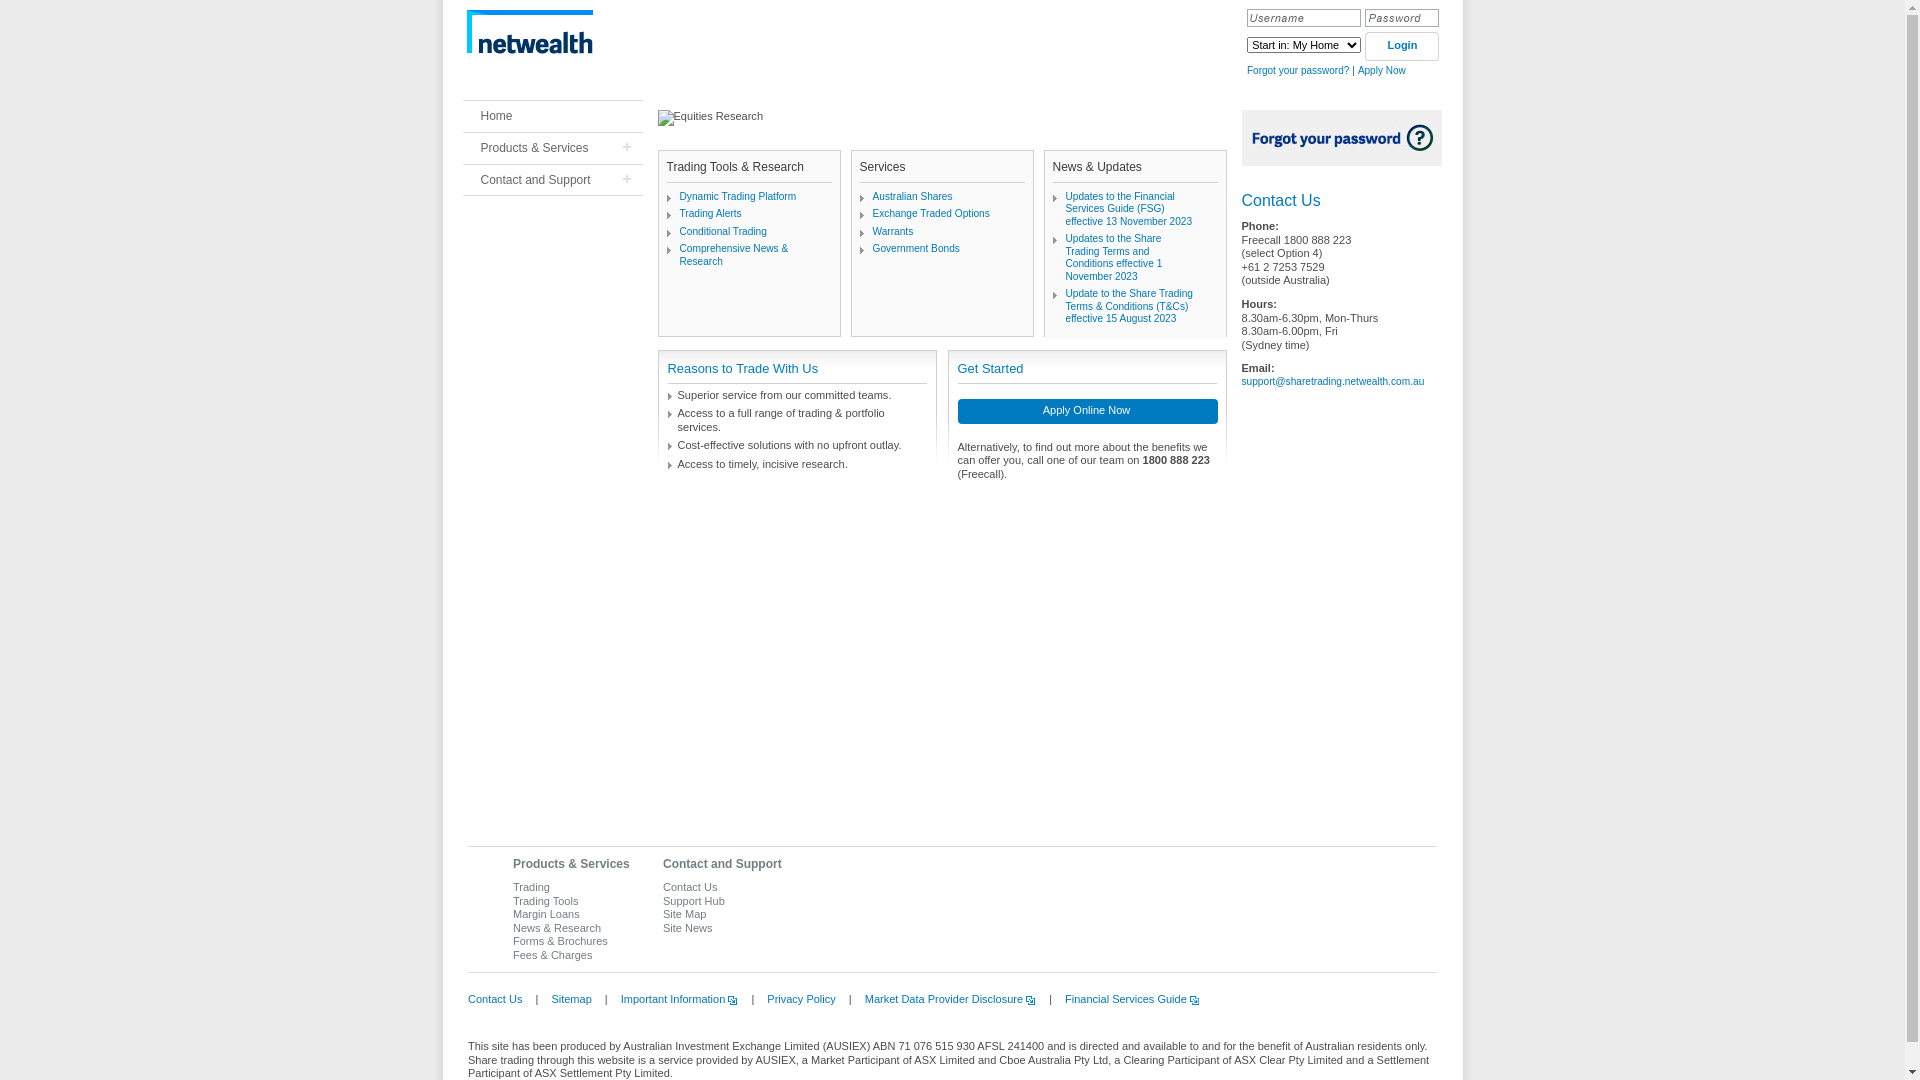  I want to click on 'Dynamic Trading Platform', so click(737, 196).